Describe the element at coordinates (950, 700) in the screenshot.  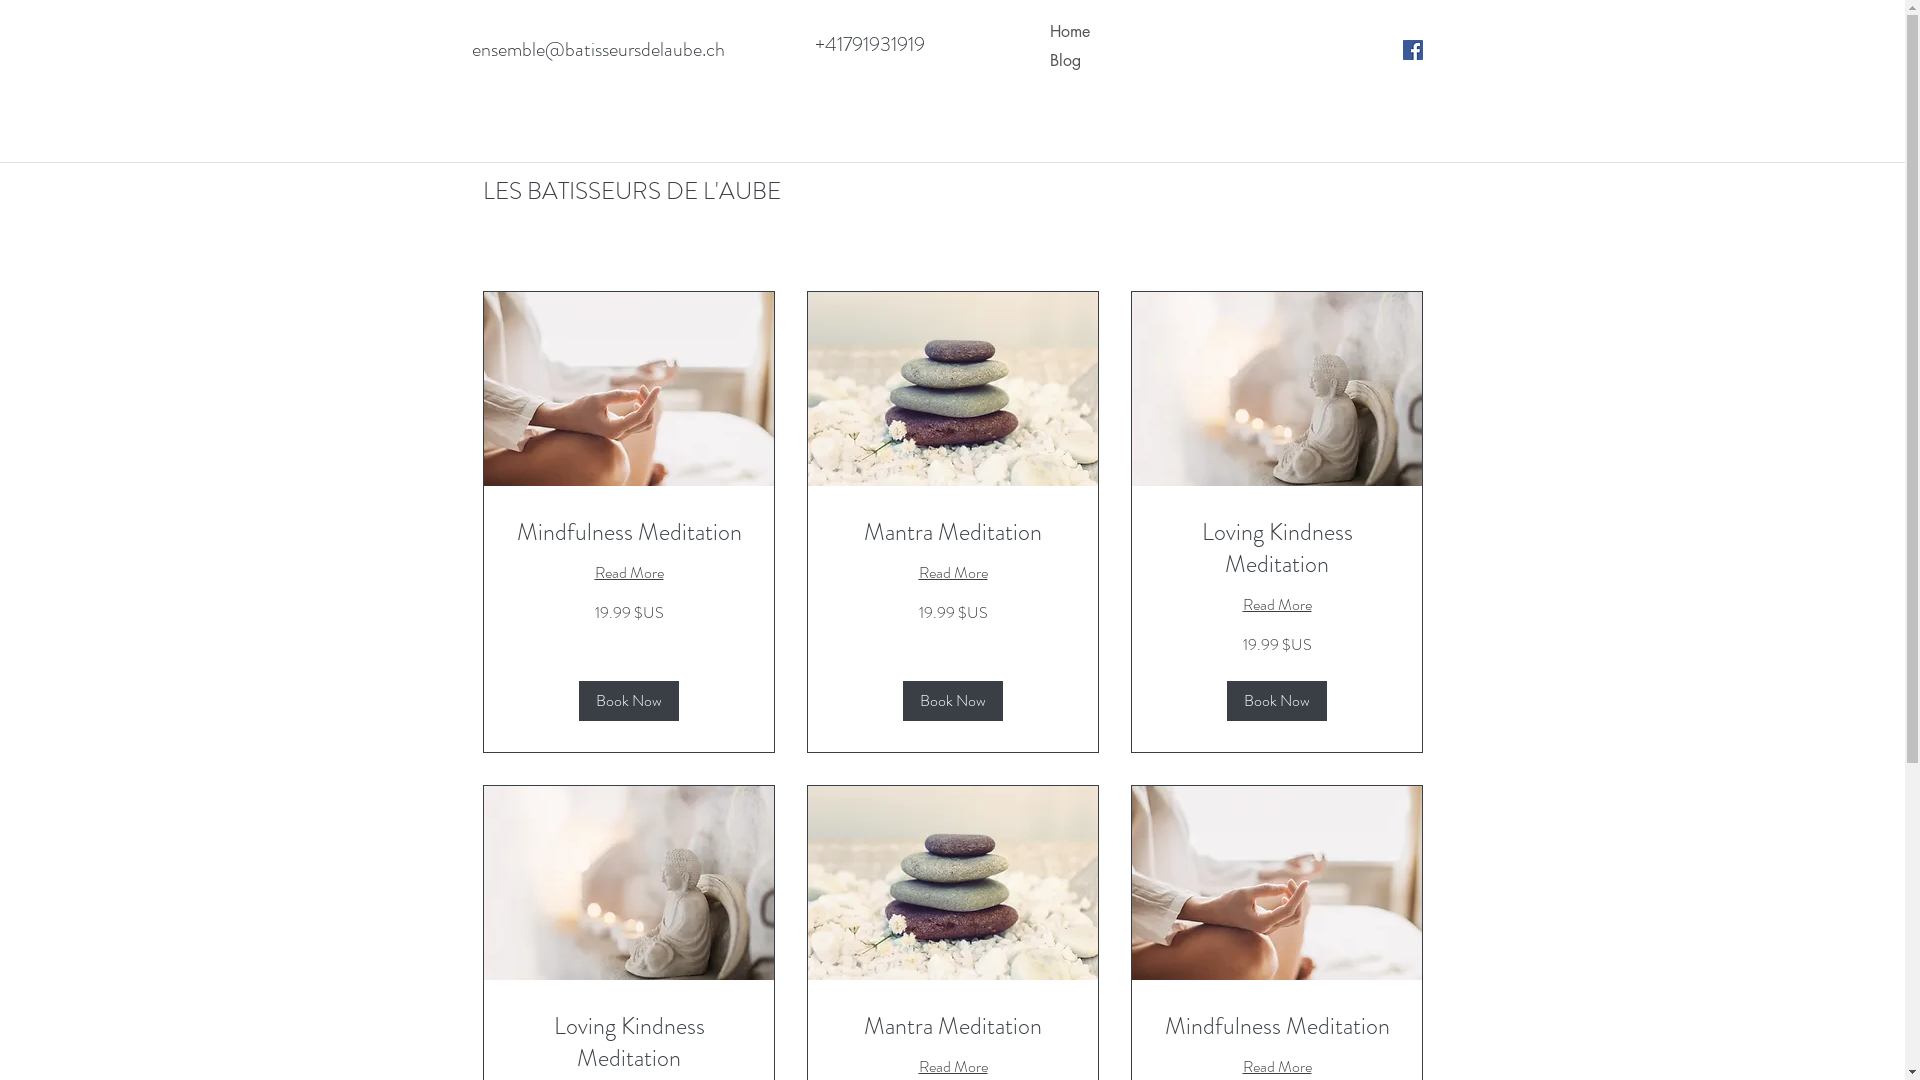
I see `'Book Now'` at that location.